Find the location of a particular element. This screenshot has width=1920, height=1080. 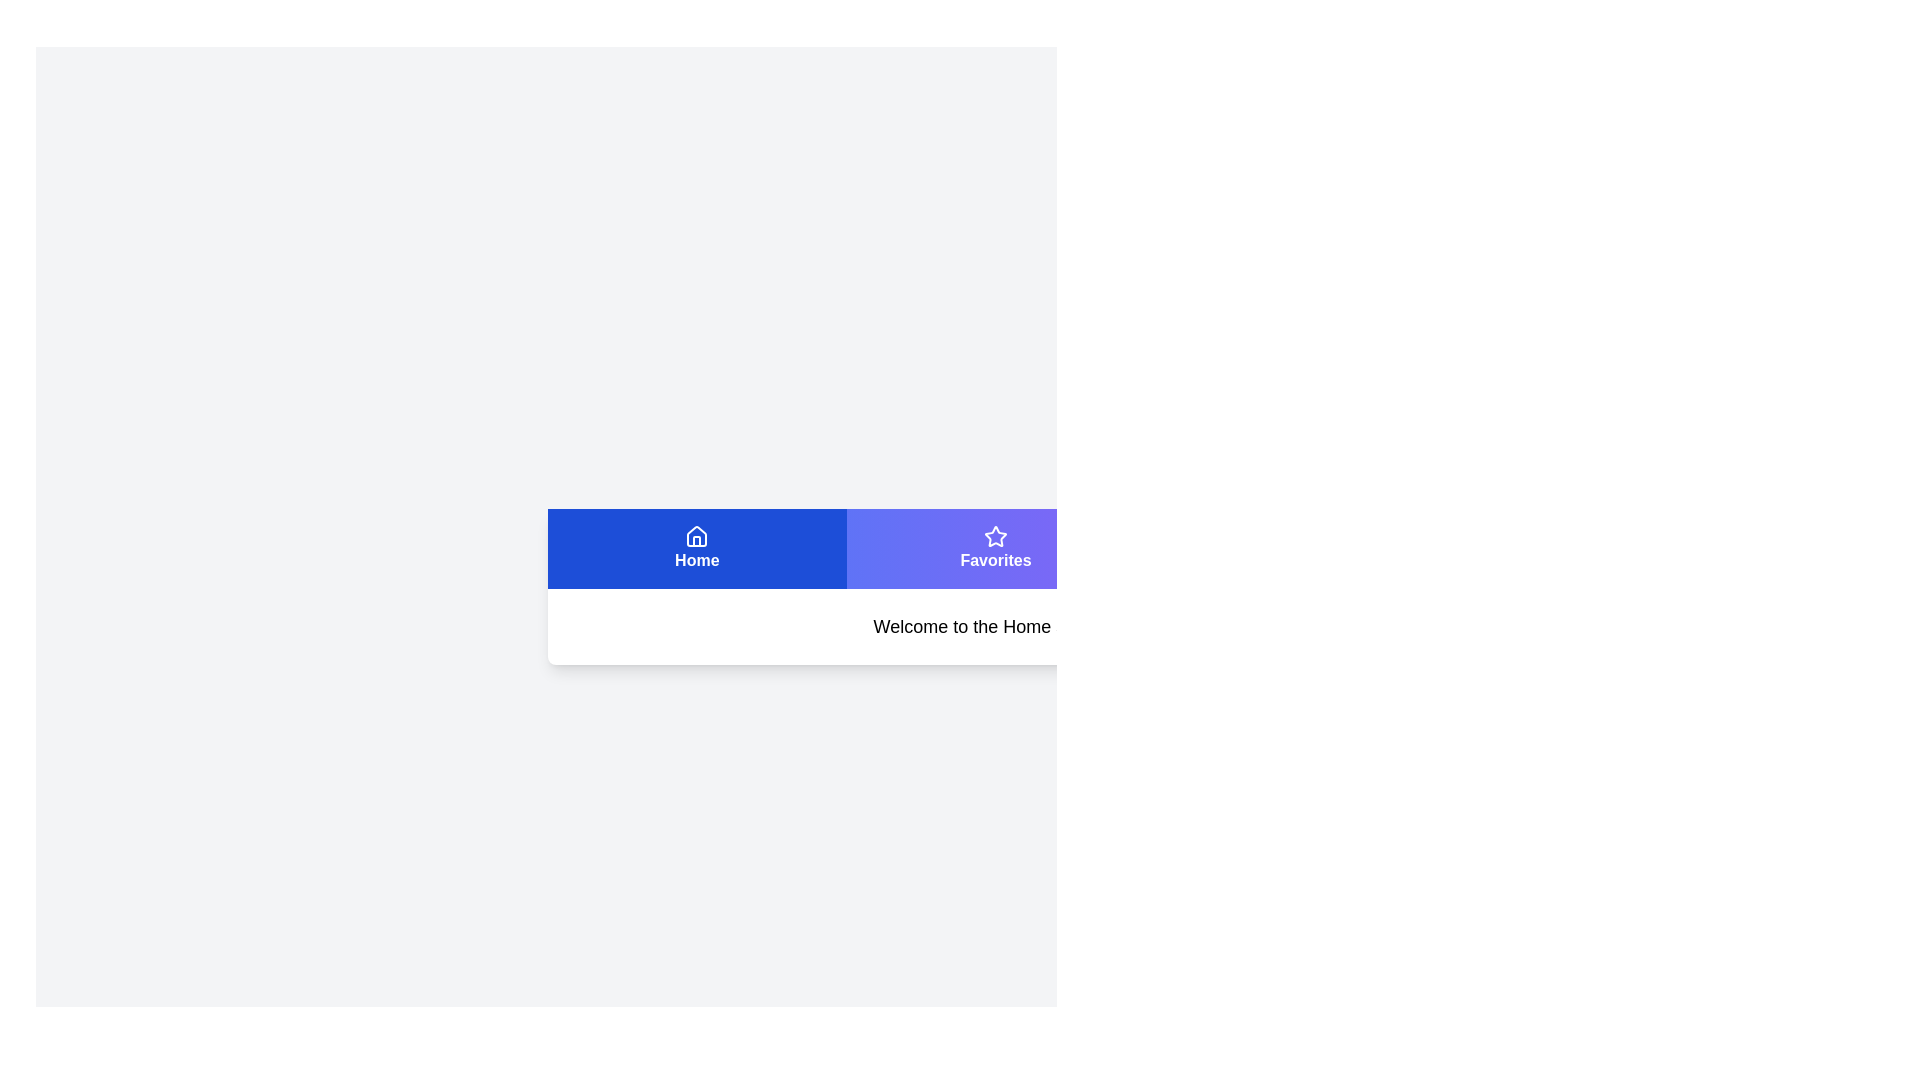

the 'Home' icon located in the blue rectangular area at the top-left of the navigation bar is located at coordinates (697, 535).